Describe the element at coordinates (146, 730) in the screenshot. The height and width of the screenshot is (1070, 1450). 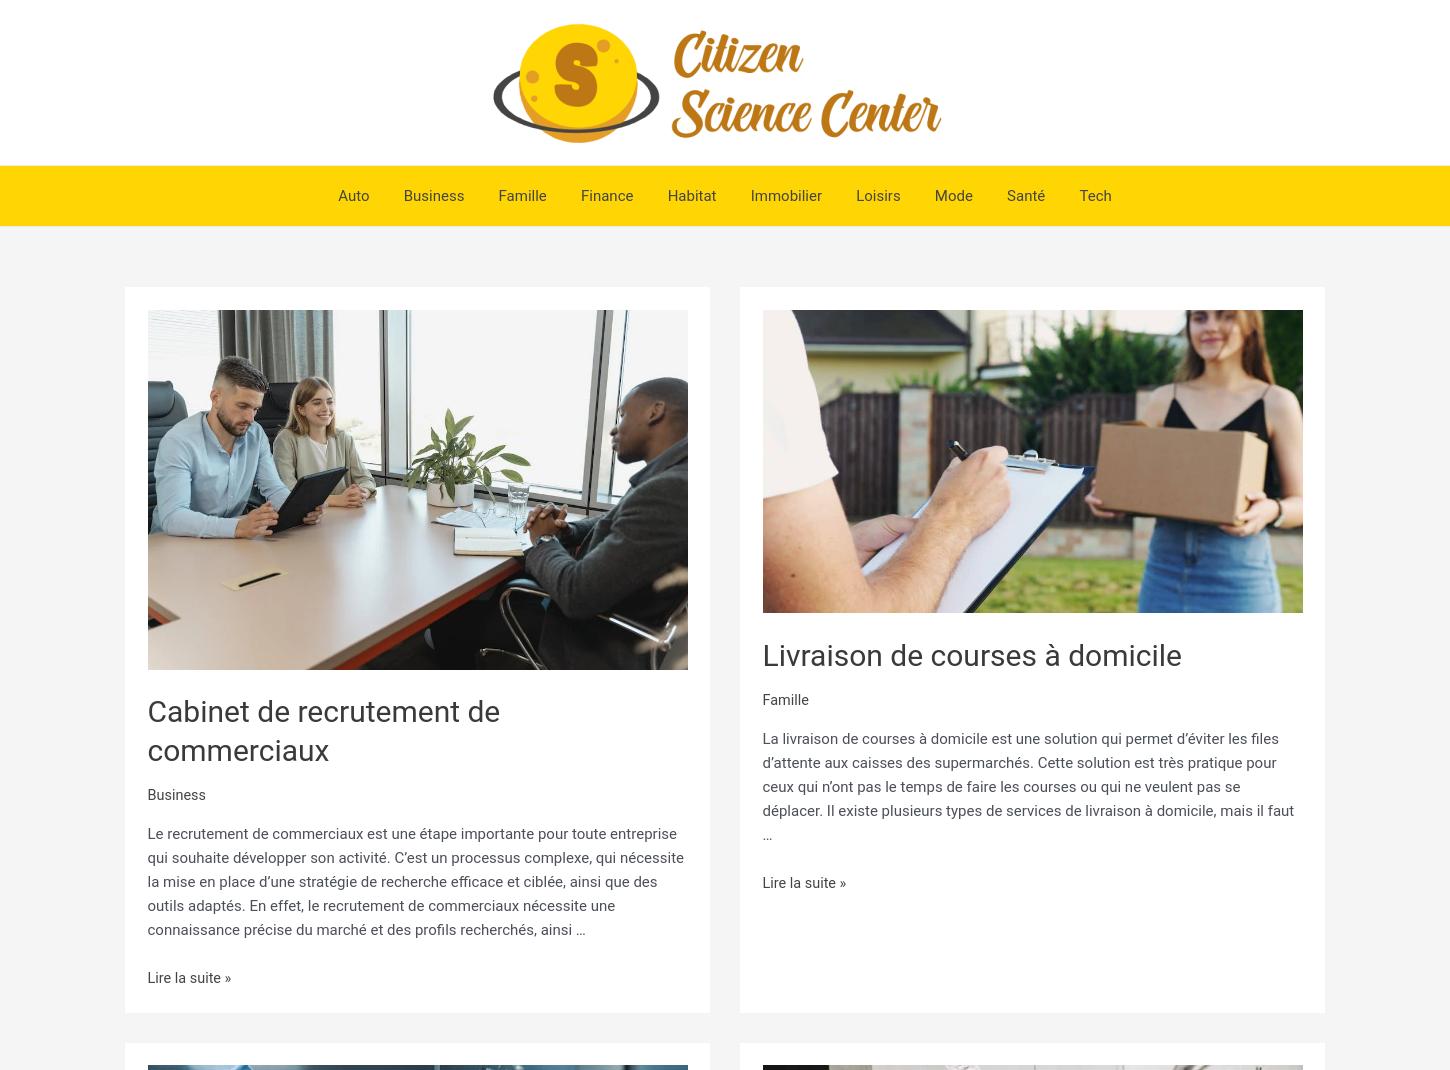
I see `'Cabinet de recrutement de commerciaux'` at that location.